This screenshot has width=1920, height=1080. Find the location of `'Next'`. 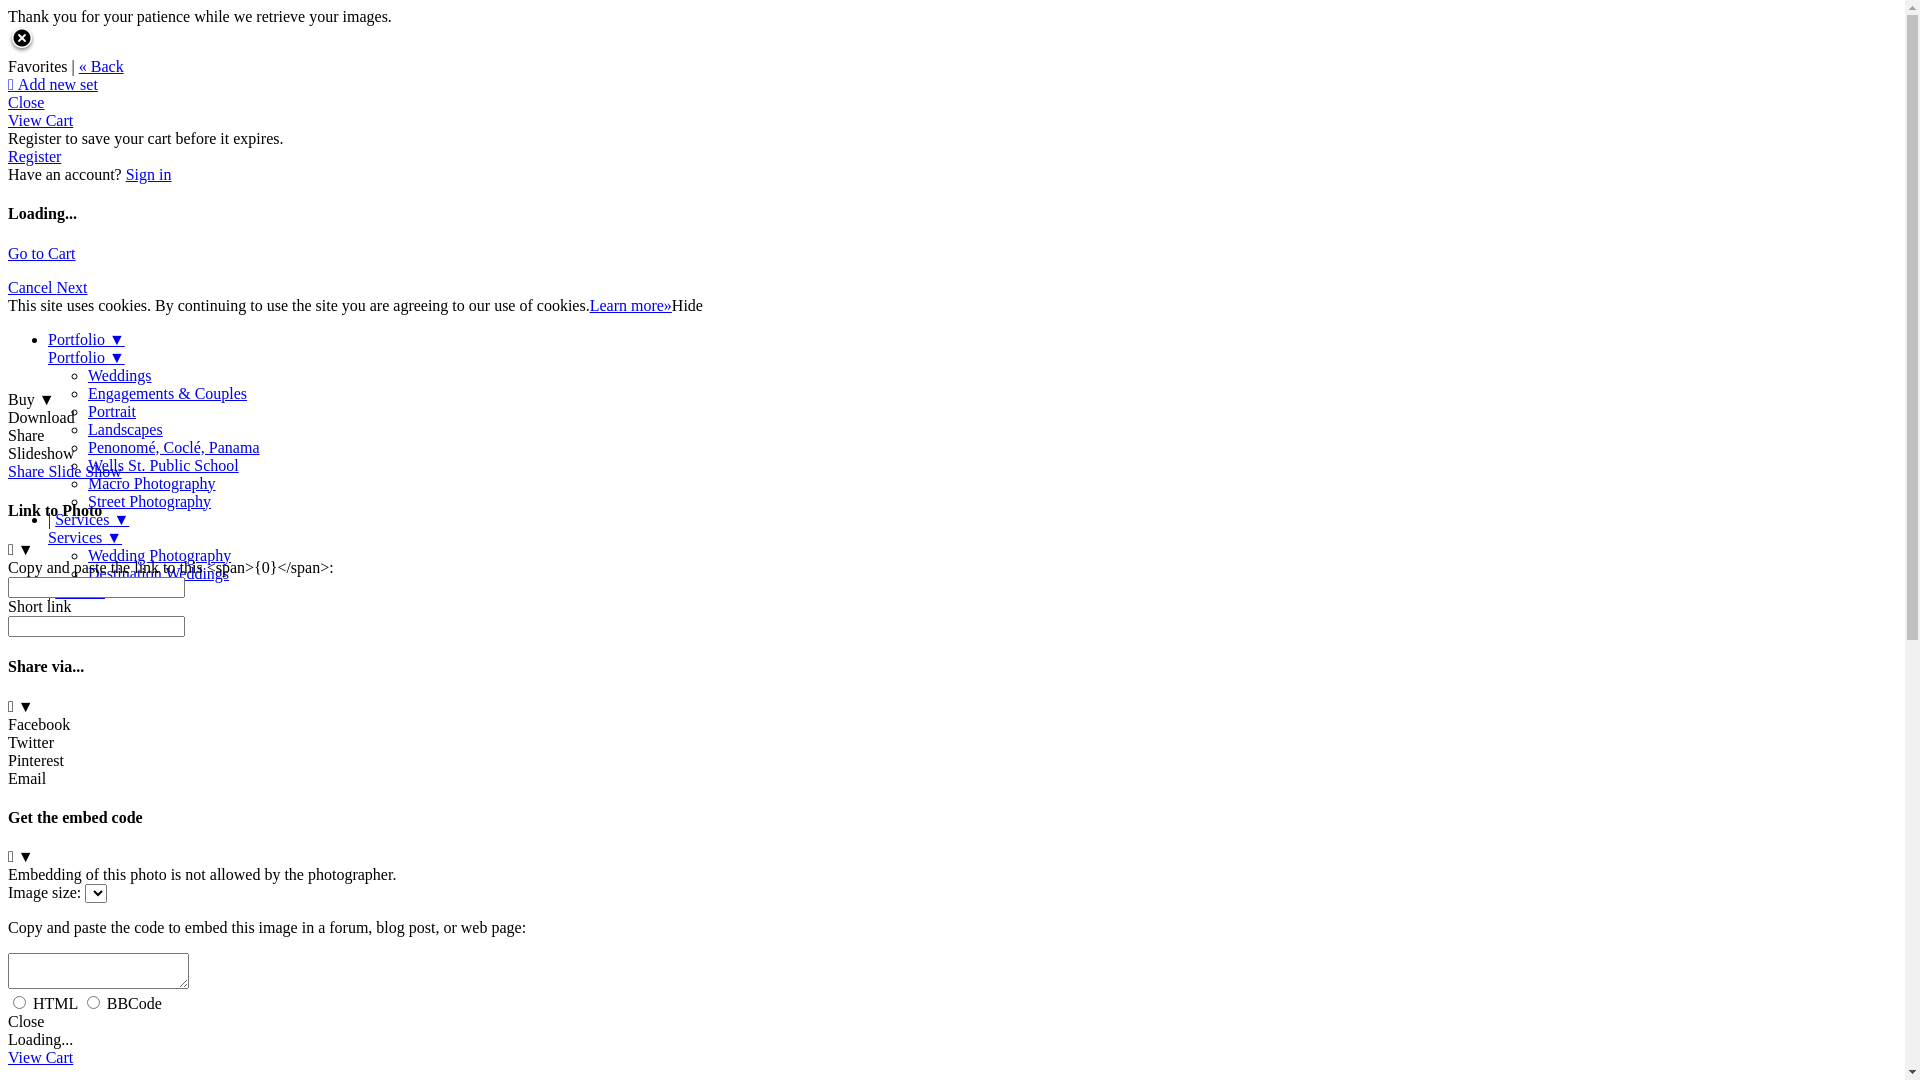

'Next' is located at coordinates (71, 287).